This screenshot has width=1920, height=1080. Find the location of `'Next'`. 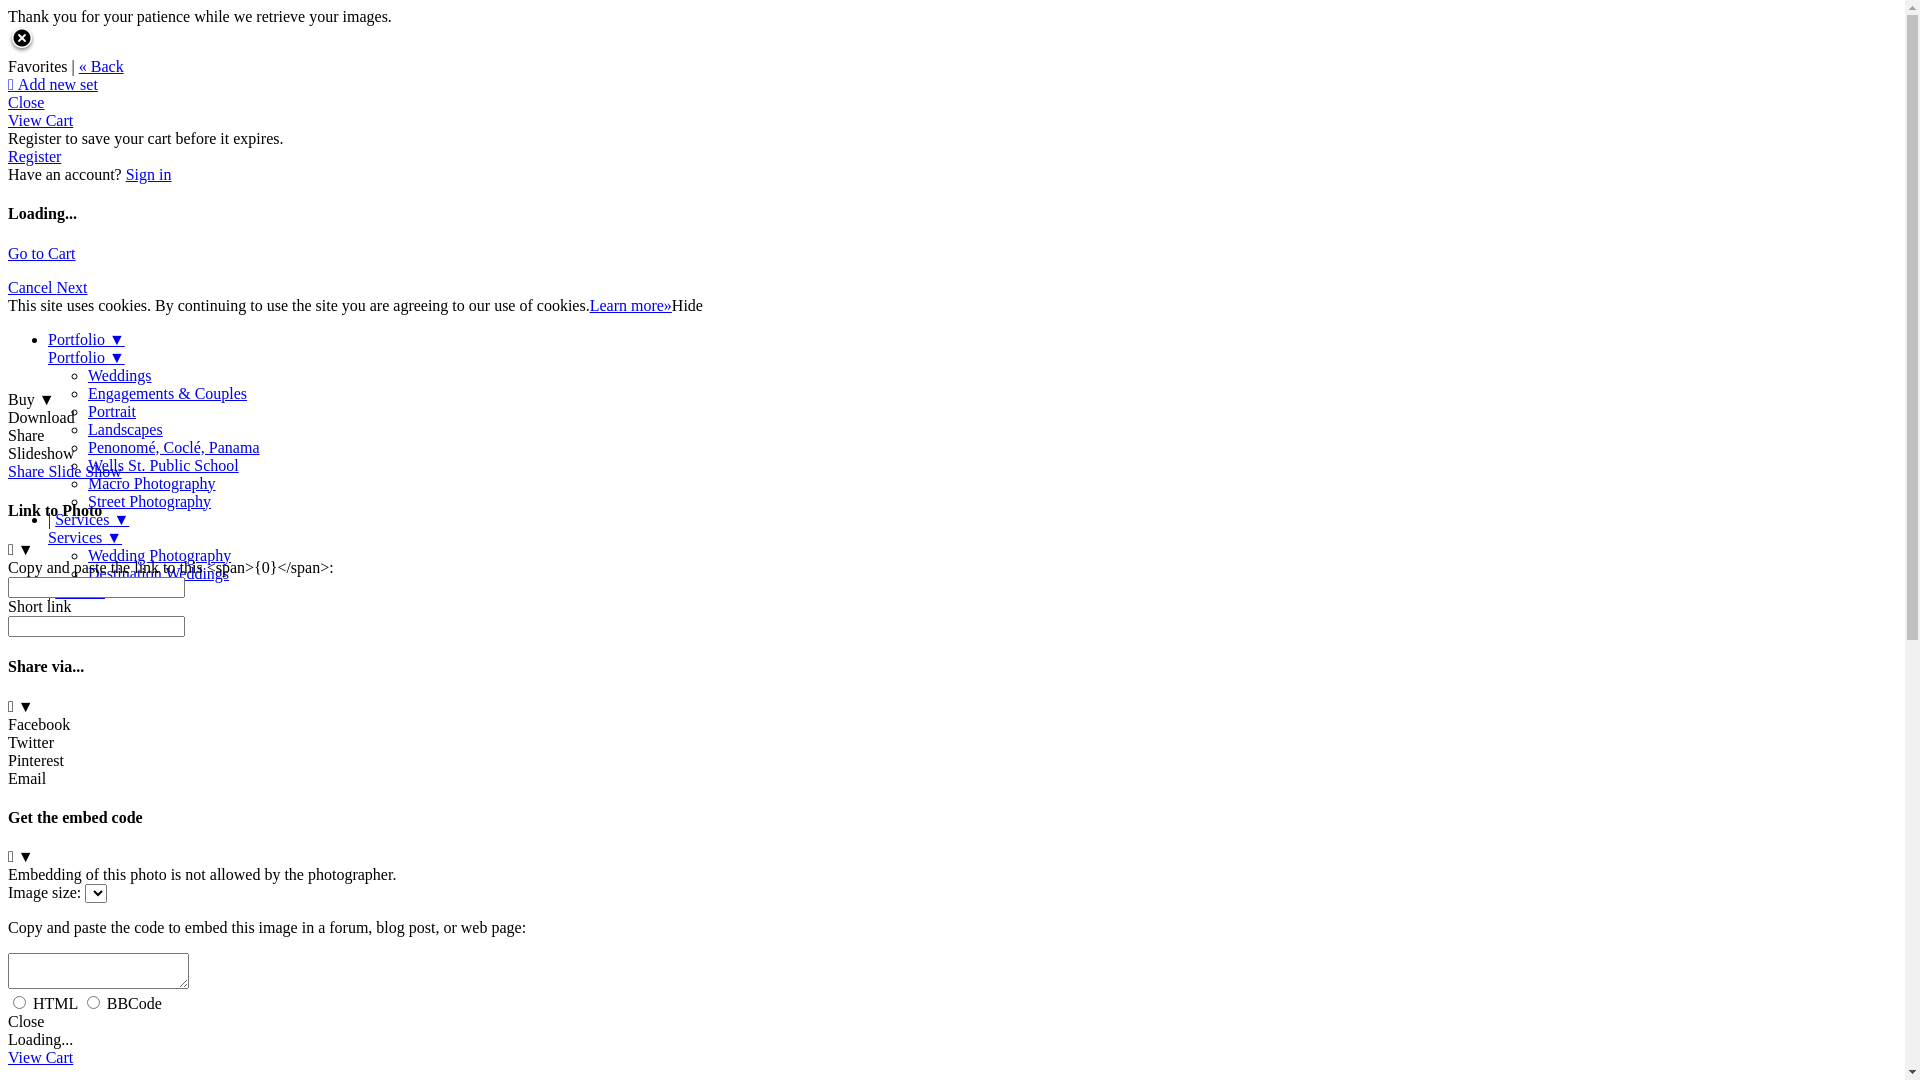

'Next' is located at coordinates (71, 287).